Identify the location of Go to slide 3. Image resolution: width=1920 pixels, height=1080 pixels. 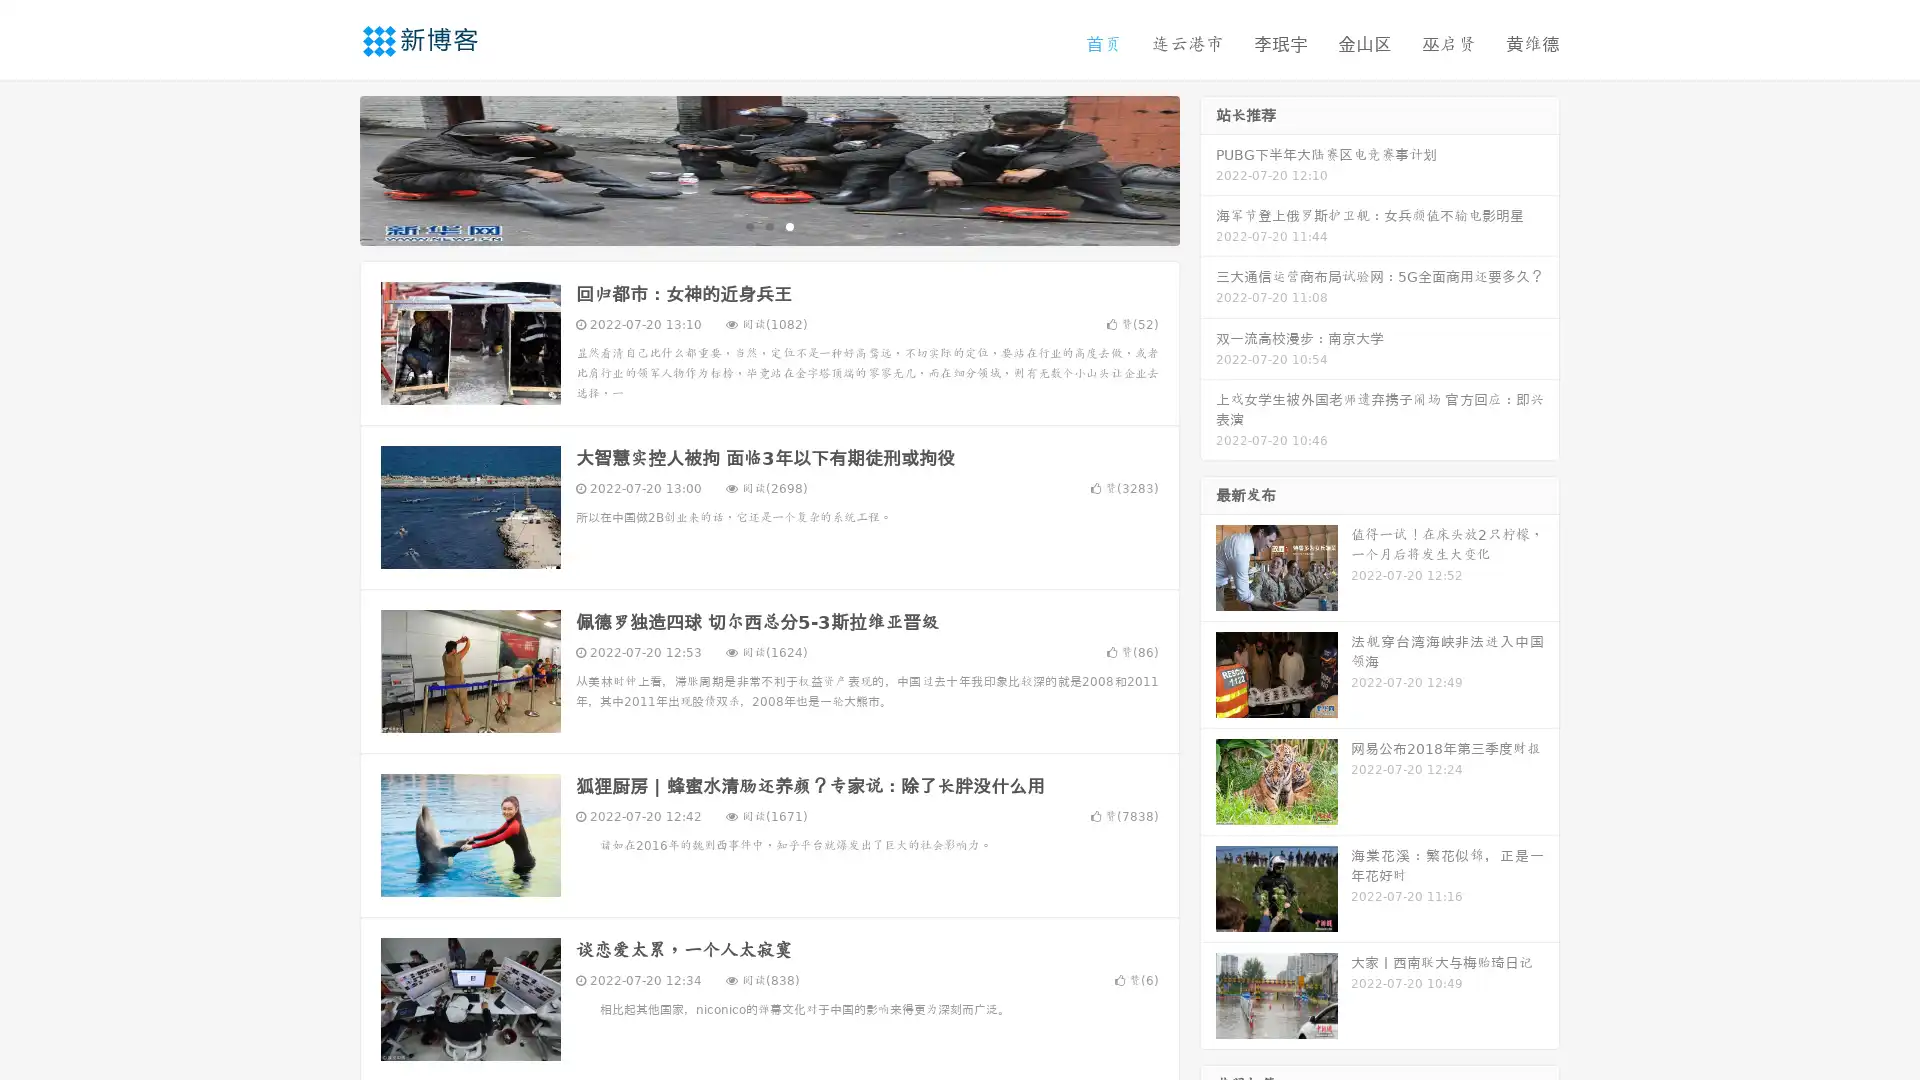
(789, 225).